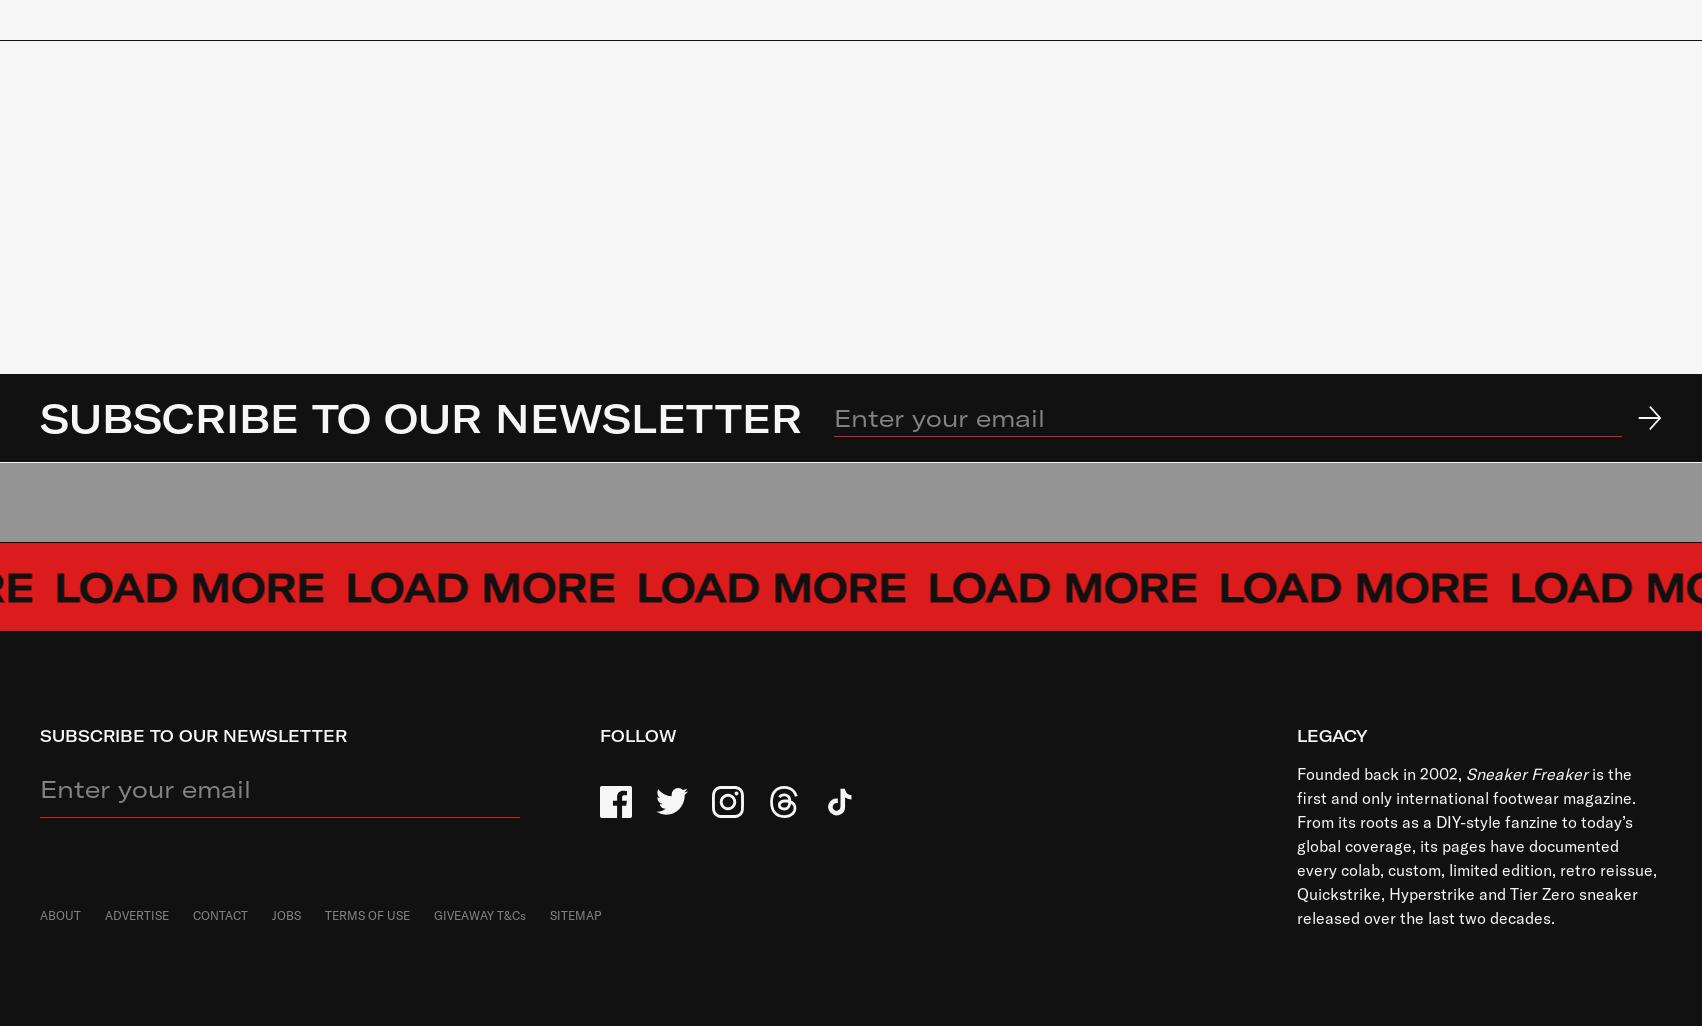 The image size is (1702, 1026). I want to click on 'CONTACT', so click(192, 914).